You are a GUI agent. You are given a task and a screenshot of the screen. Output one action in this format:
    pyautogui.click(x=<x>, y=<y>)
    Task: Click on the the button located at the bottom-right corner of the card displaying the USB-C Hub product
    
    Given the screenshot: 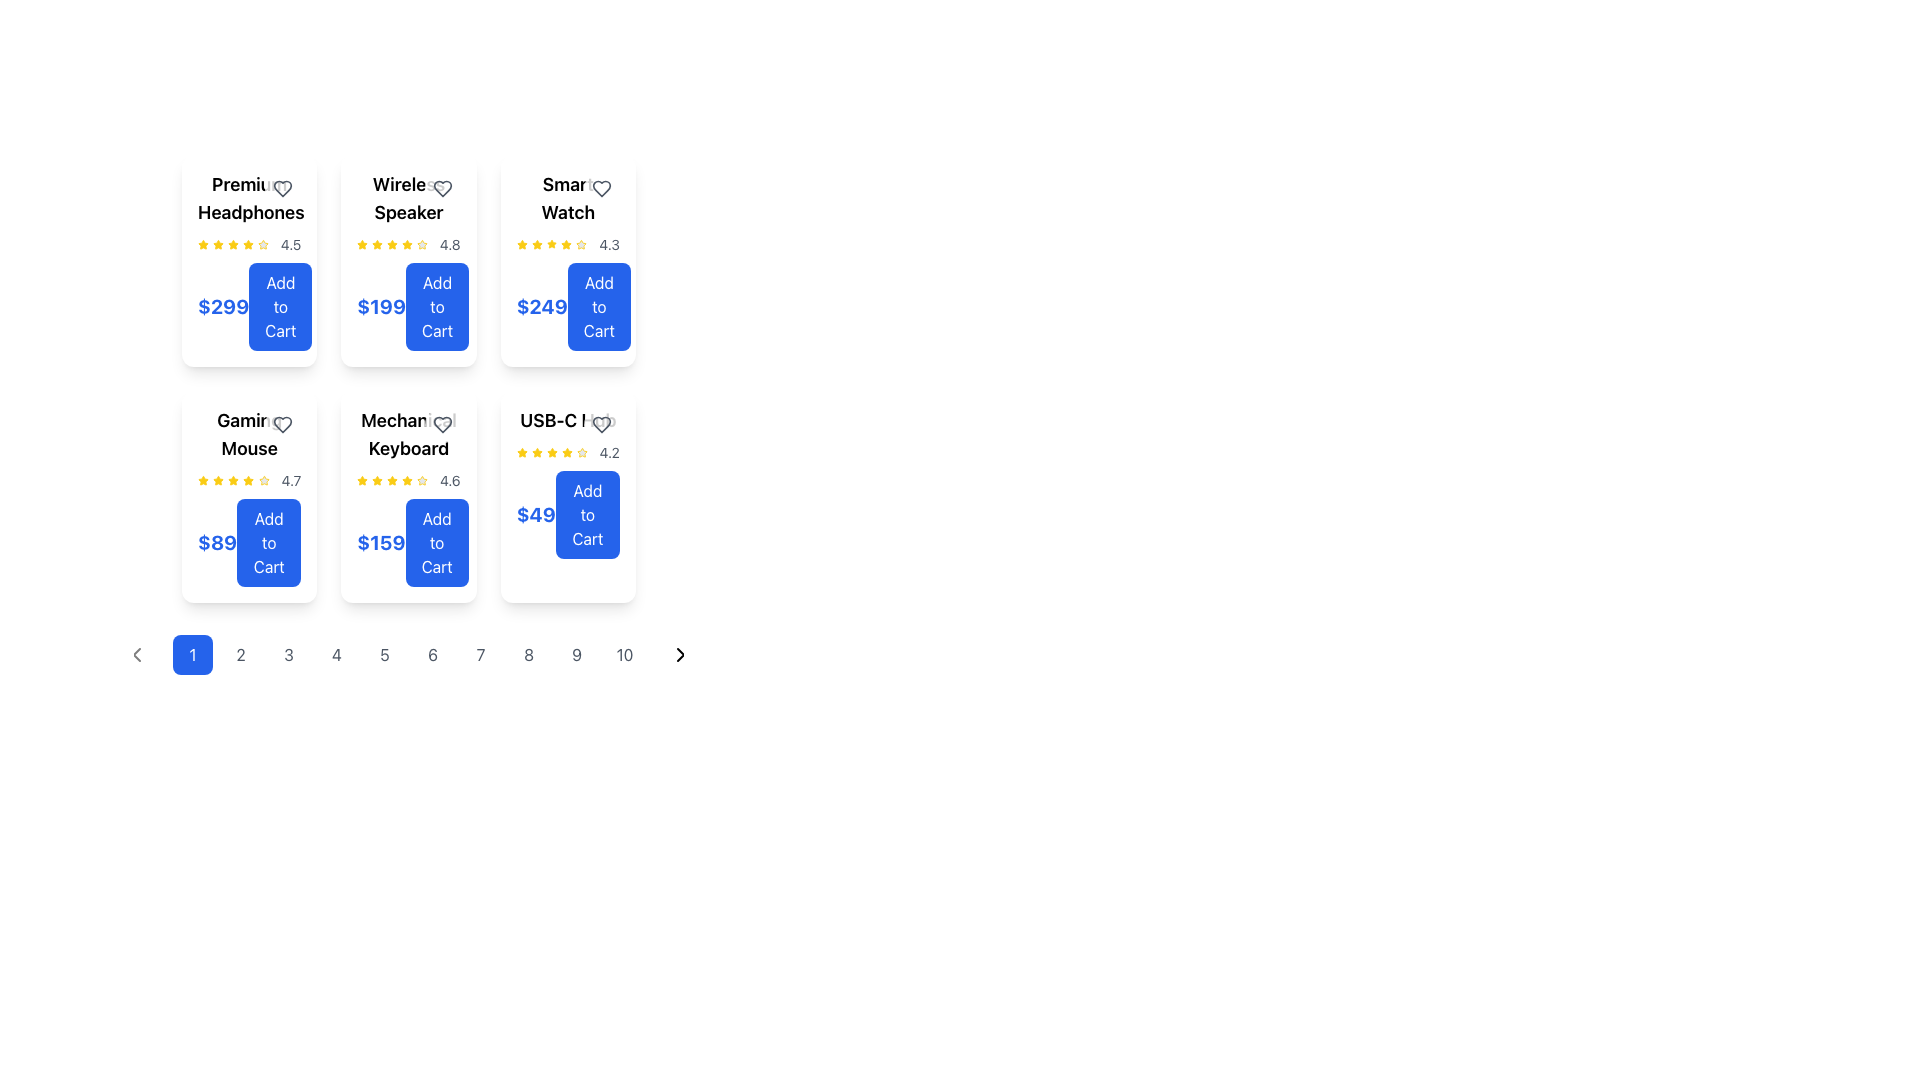 What is the action you would take?
    pyautogui.click(x=586, y=514)
    